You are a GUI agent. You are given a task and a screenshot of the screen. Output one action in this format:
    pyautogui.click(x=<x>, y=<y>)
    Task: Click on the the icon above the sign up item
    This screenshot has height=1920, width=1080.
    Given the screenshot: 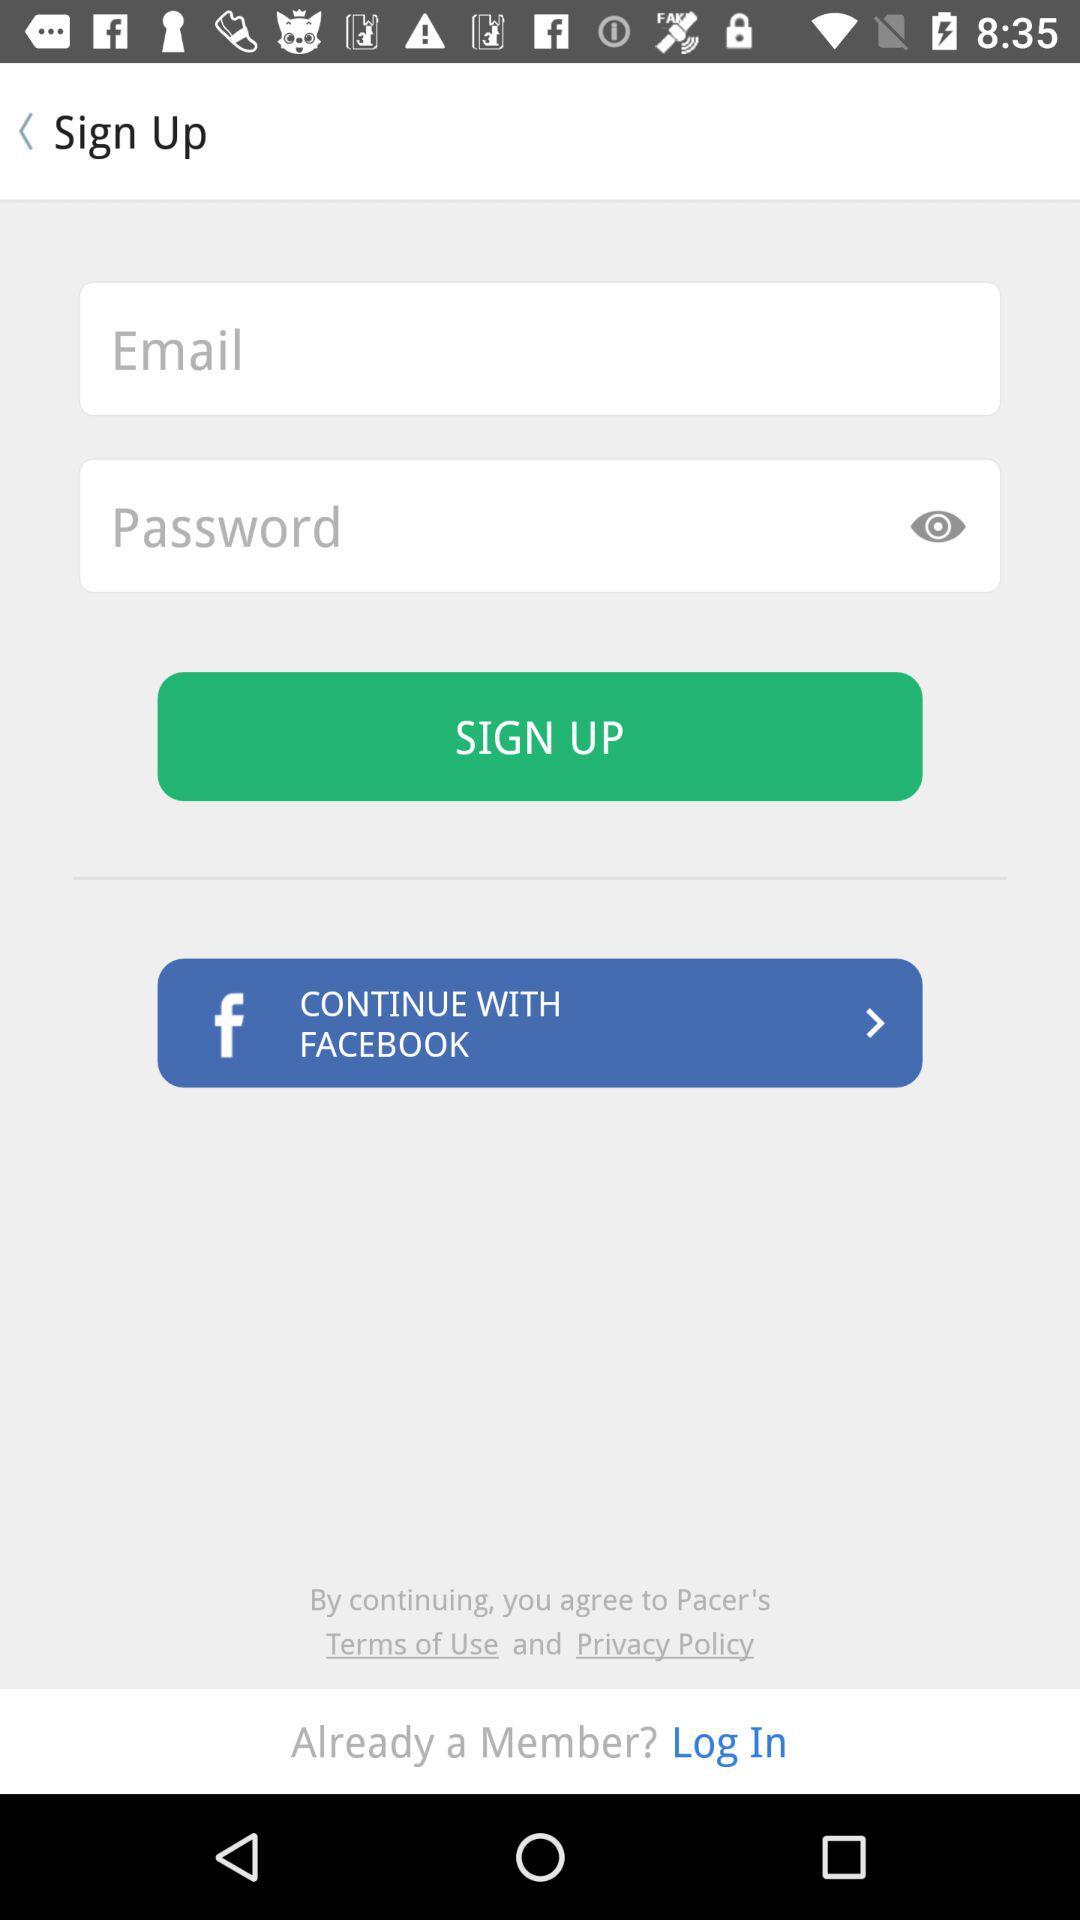 What is the action you would take?
    pyautogui.click(x=540, y=525)
    